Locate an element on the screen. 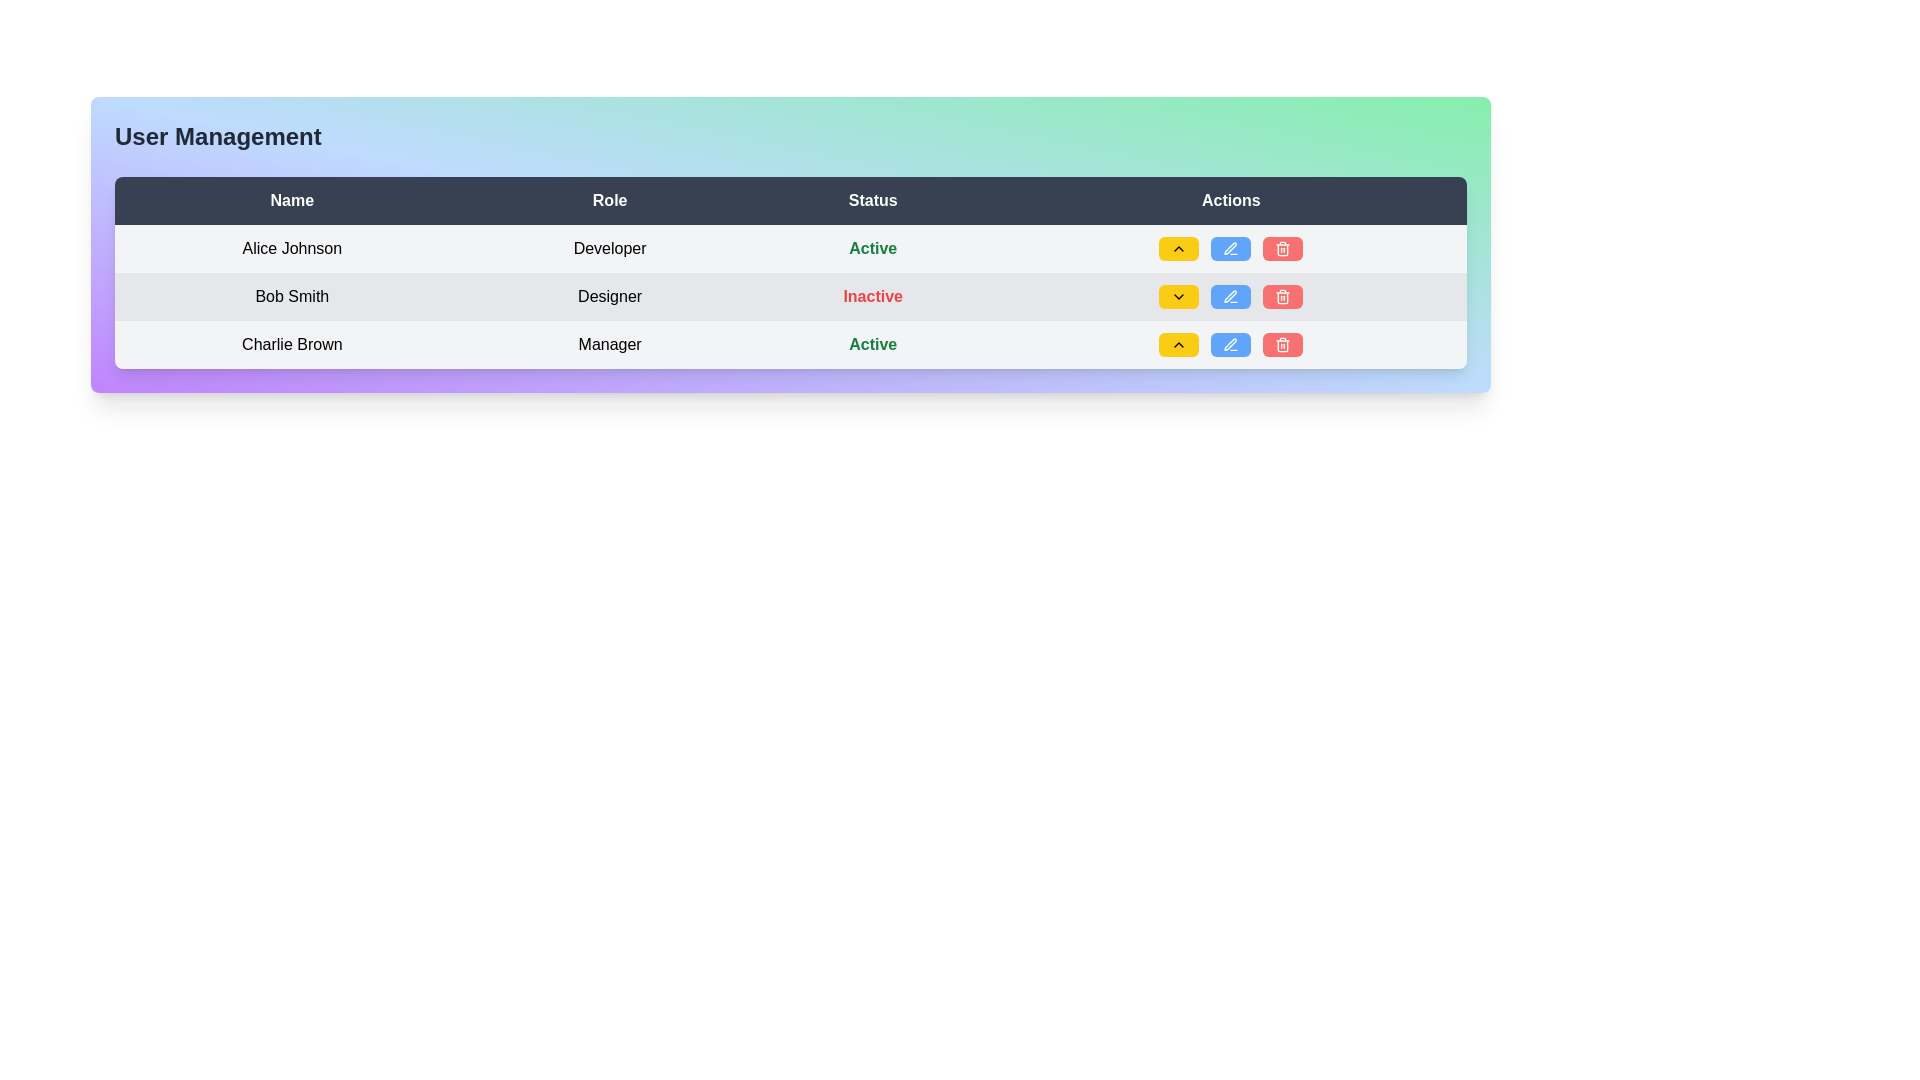 Image resolution: width=1920 pixels, height=1080 pixels. the delete button icon in the Actions column of the second row in the user management table is located at coordinates (1283, 297).